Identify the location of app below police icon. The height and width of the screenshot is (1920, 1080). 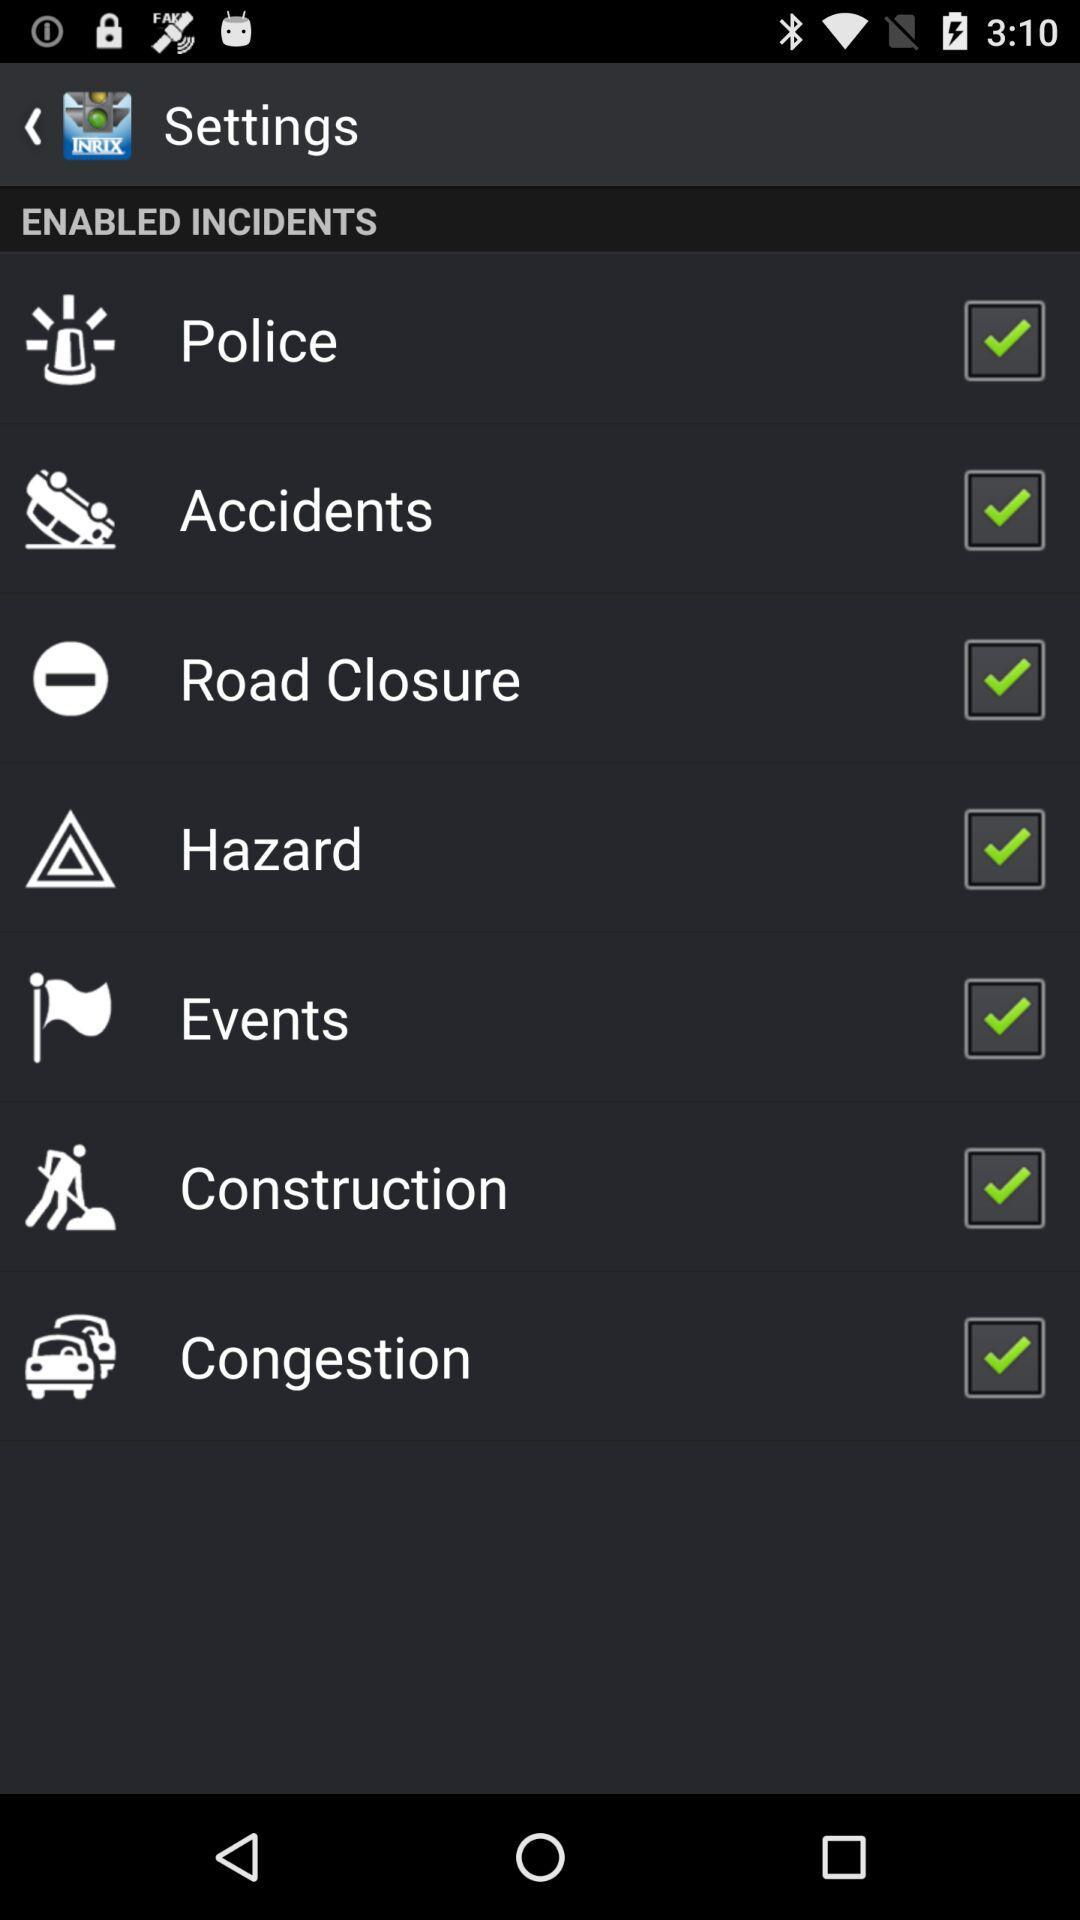
(306, 508).